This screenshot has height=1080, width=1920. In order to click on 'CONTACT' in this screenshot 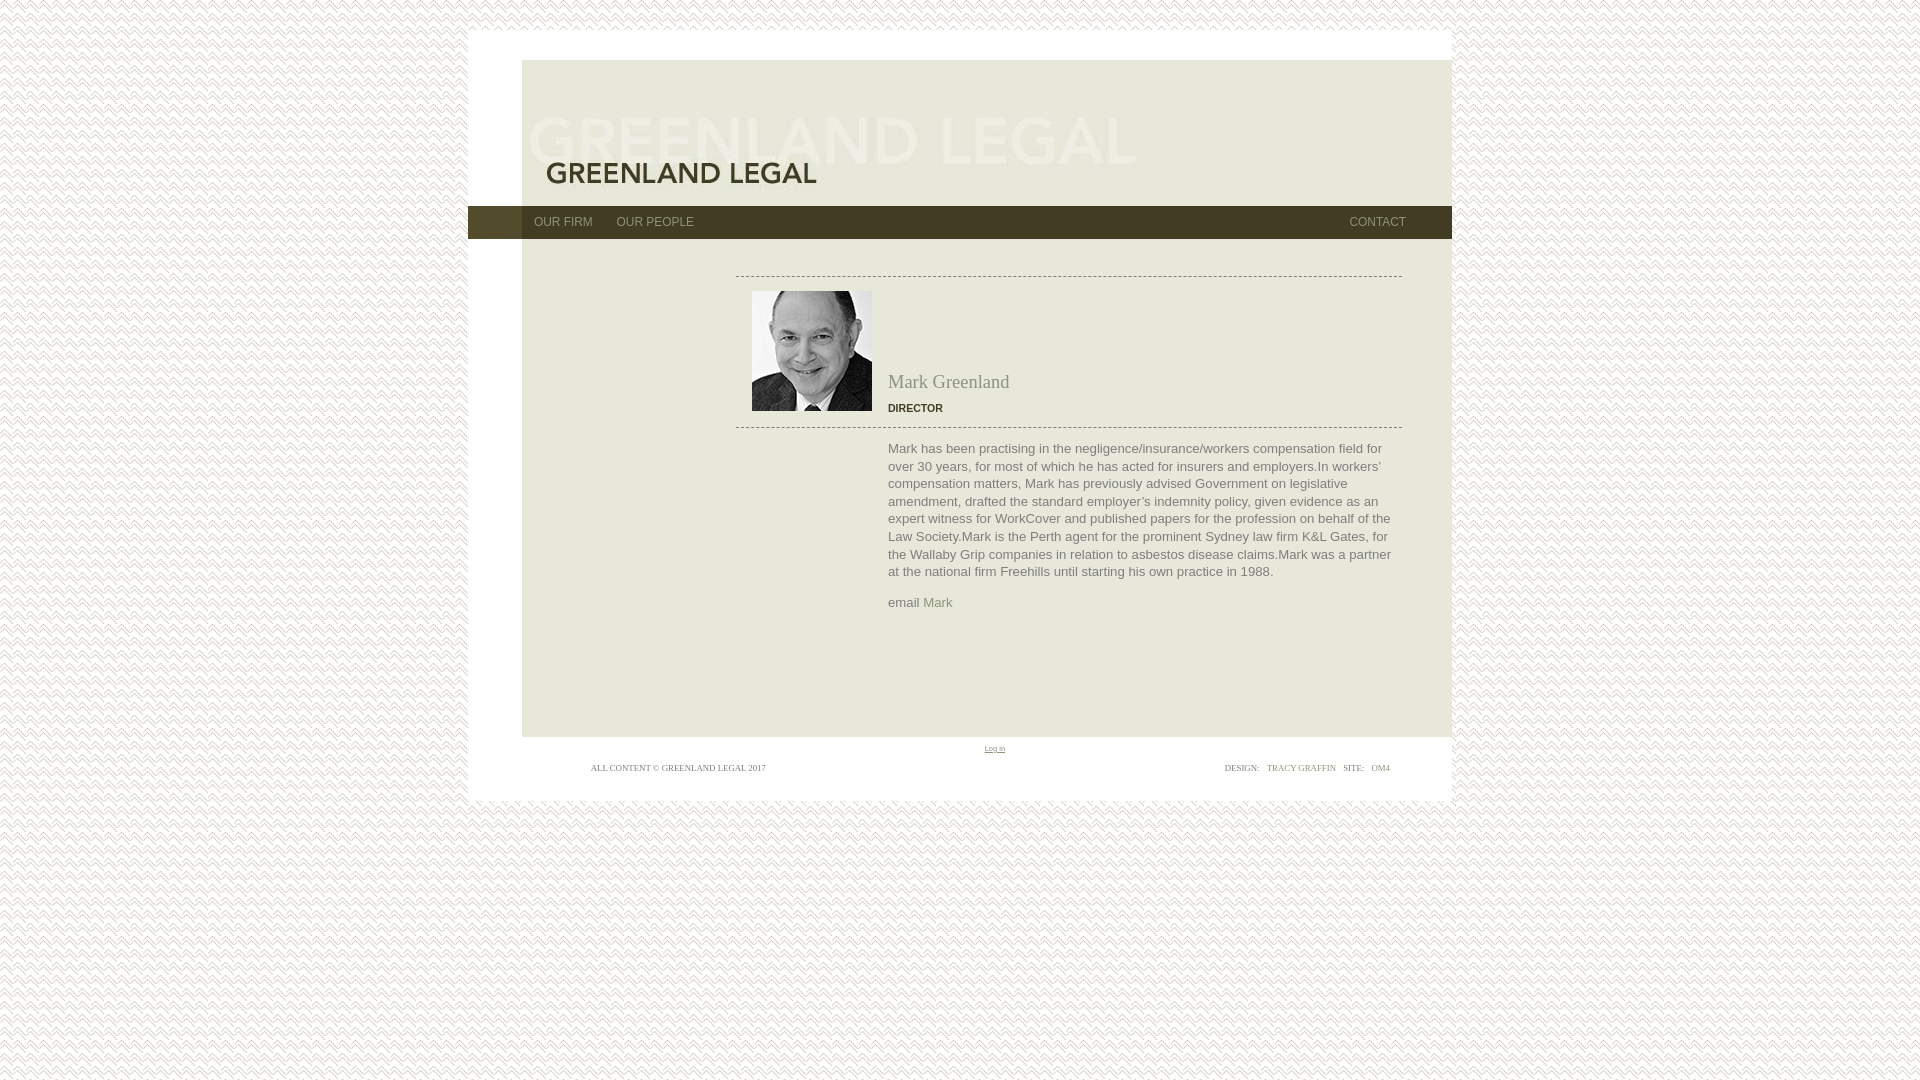, I will do `click(1376, 222)`.